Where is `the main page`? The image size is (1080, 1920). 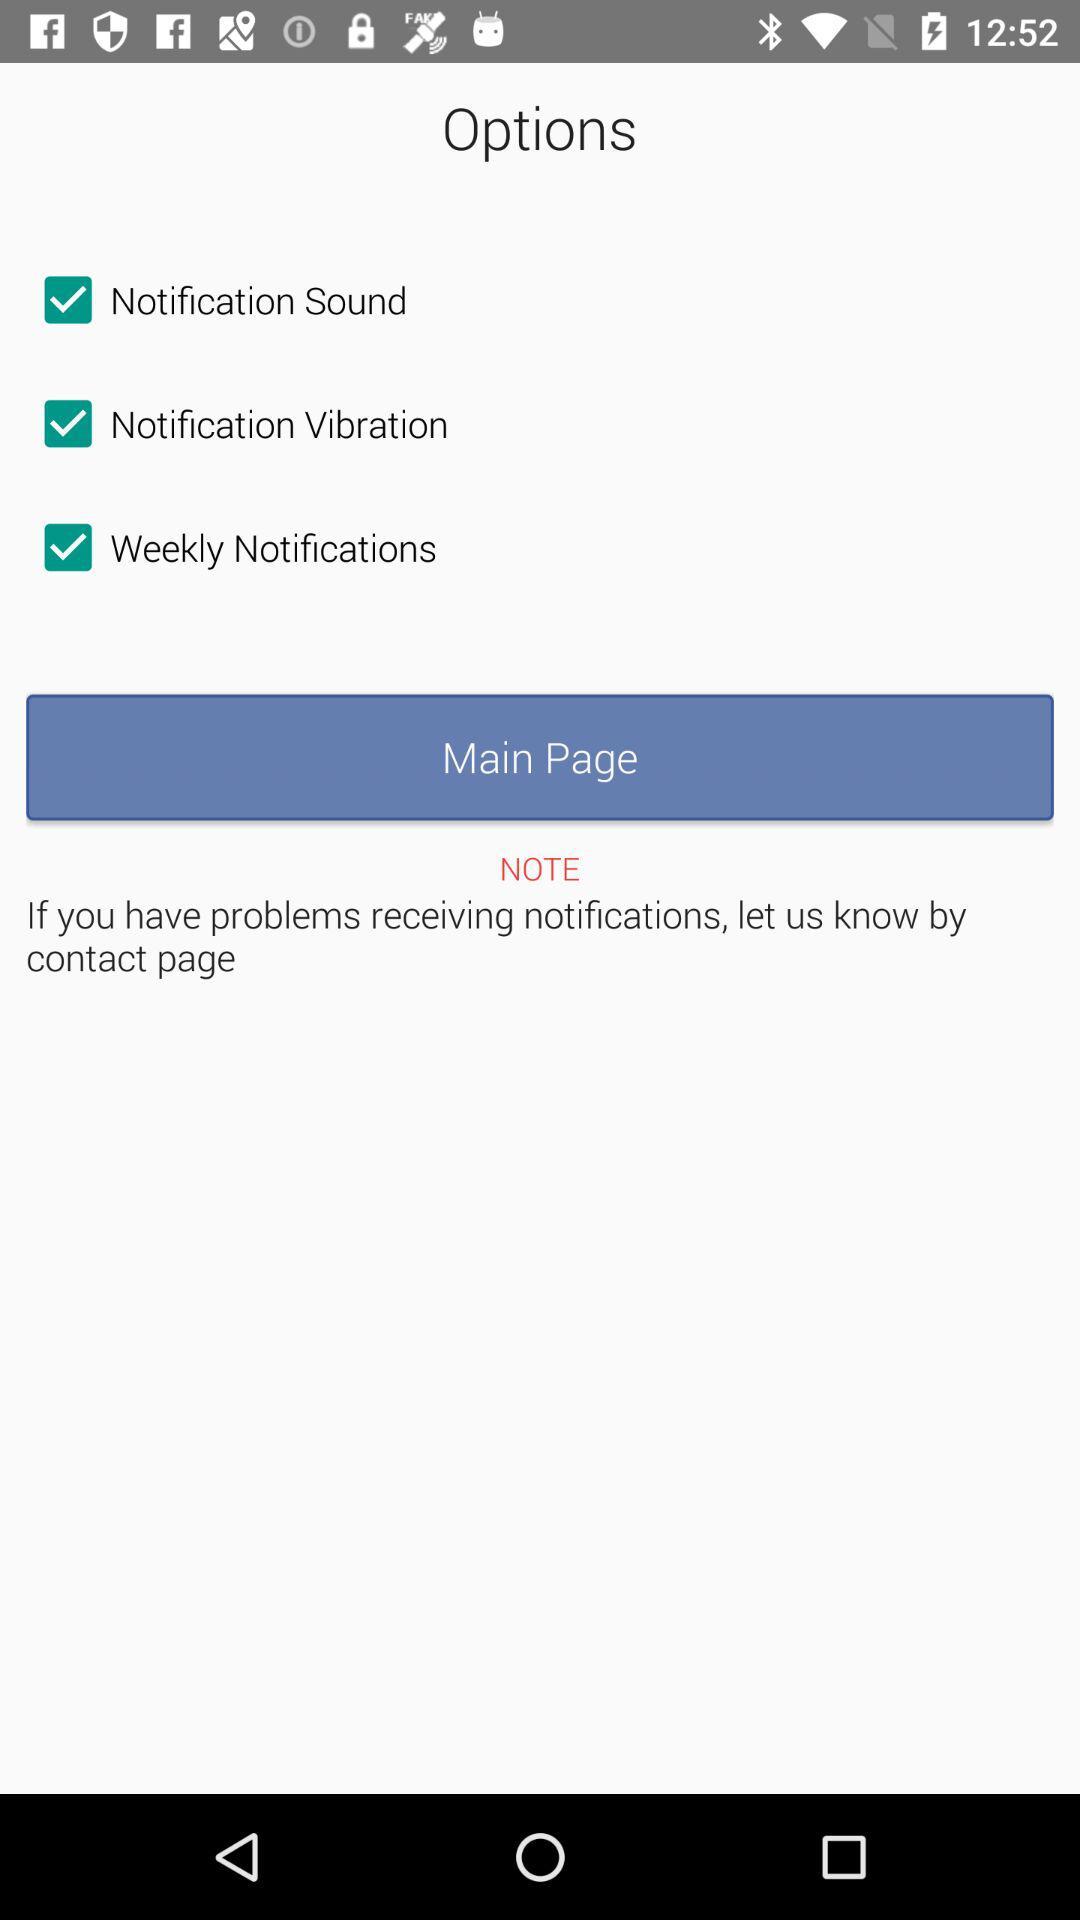
the main page is located at coordinates (540, 756).